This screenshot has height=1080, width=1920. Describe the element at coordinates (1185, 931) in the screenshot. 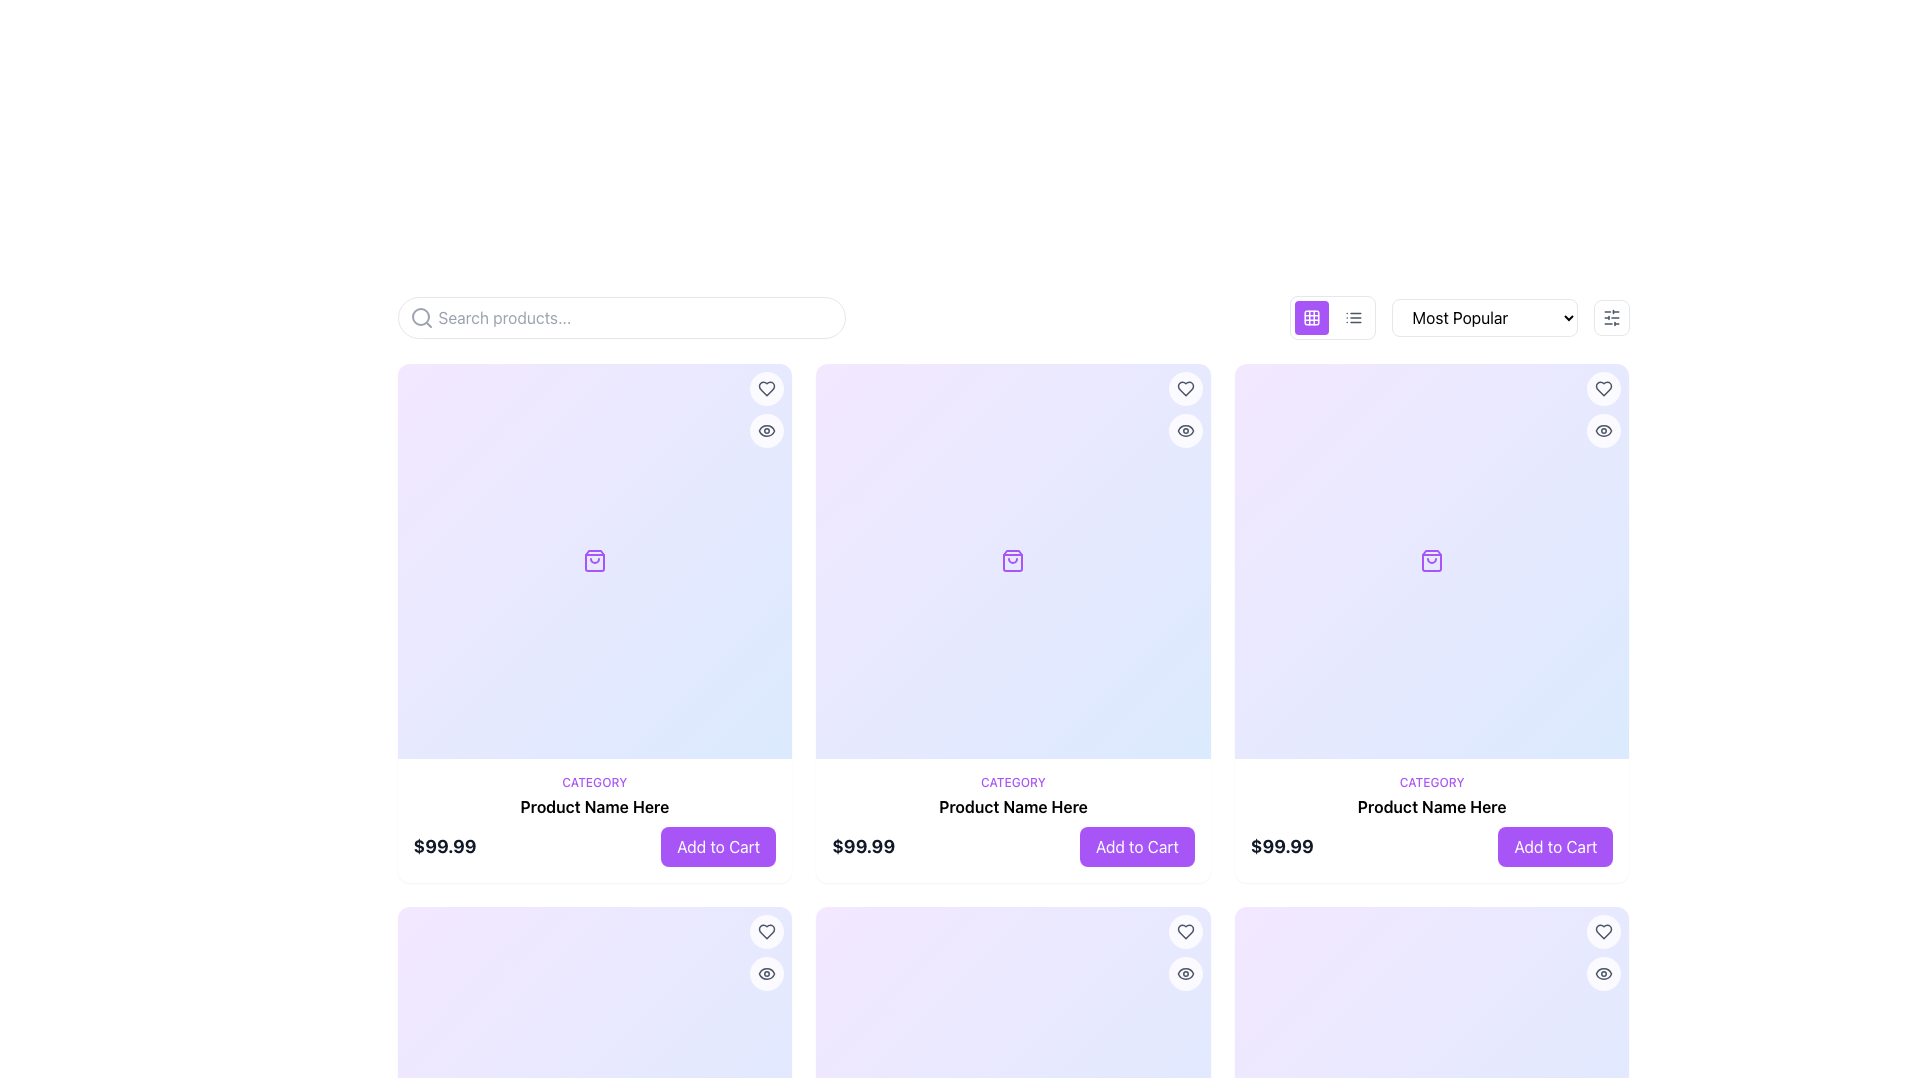

I see `the heart-shaped icon in the top-right corner of the second product card in the first row to mark or unmark the product as favorite` at that location.